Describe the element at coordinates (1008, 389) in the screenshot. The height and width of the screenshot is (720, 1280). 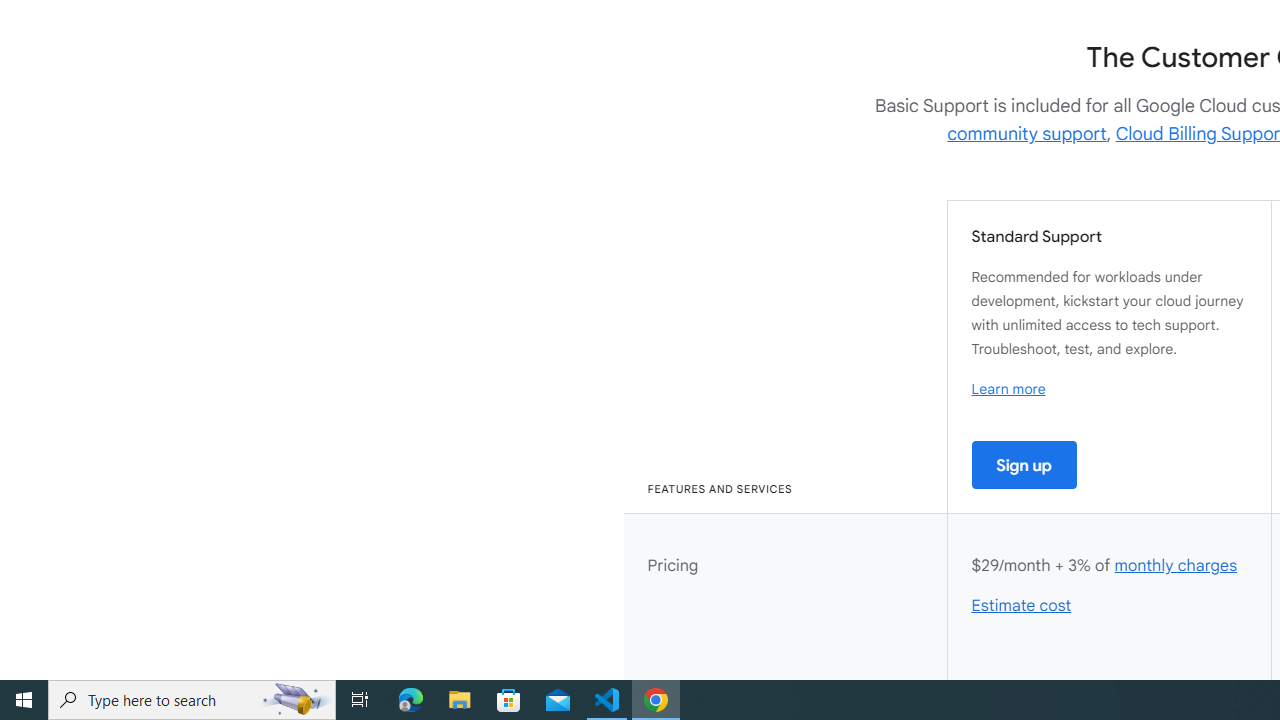
I see `'Learn more'` at that location.